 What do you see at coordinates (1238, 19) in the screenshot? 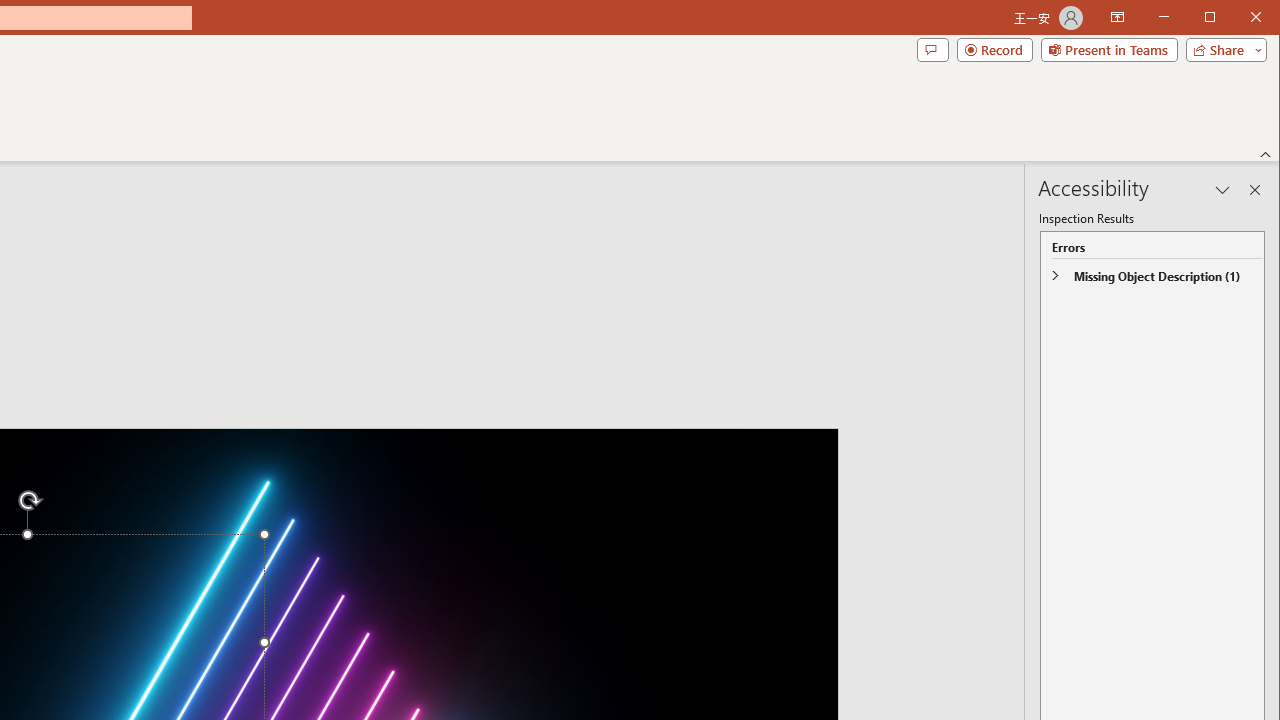
I see `'Maximize'` at bounding box center [1238, 19].